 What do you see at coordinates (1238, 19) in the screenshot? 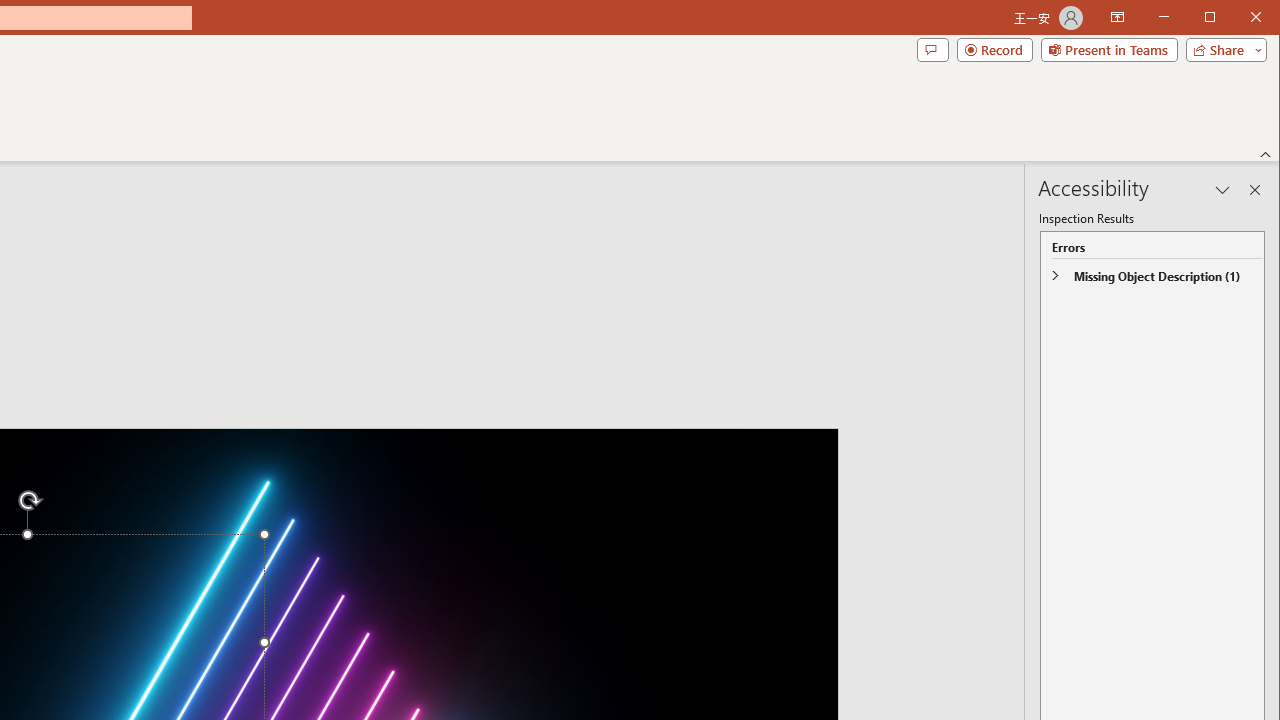
I see `'Maximize'` at bounding box center [1238, 19].